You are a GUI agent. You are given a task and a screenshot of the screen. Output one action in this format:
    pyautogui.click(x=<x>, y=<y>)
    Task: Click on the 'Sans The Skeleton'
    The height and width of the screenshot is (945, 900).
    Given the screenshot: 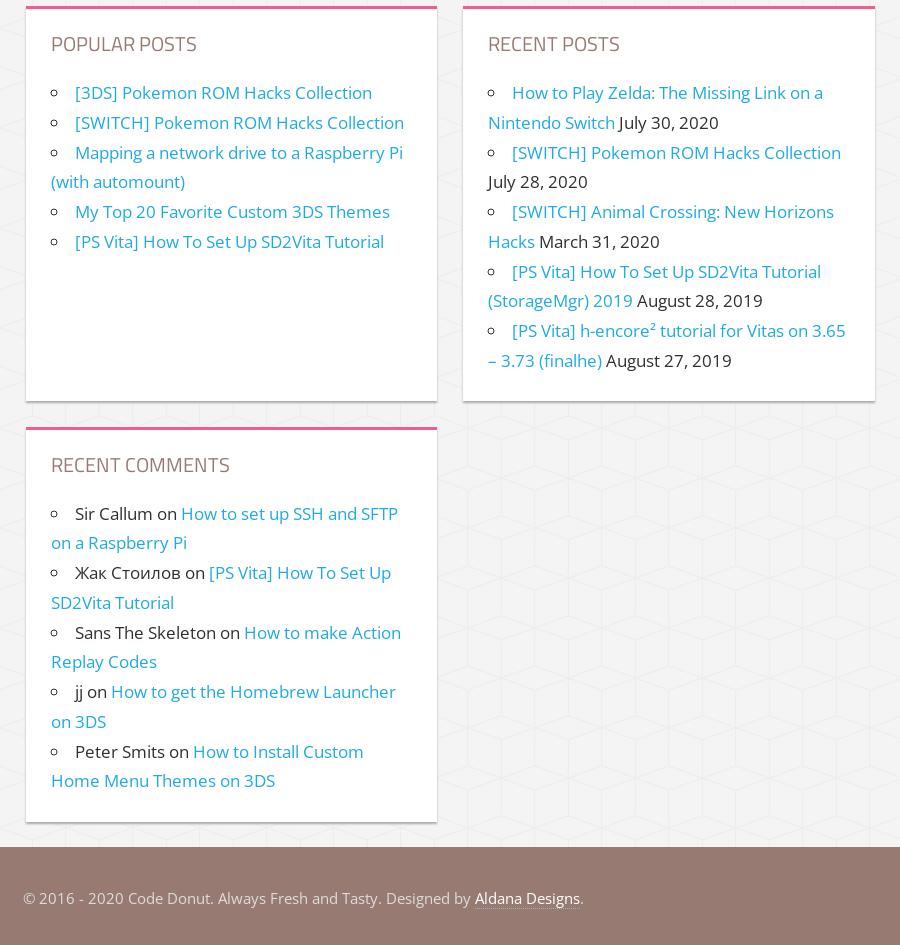 What is the action you would take?
    pyautogui.click(x=145, y=630)
    